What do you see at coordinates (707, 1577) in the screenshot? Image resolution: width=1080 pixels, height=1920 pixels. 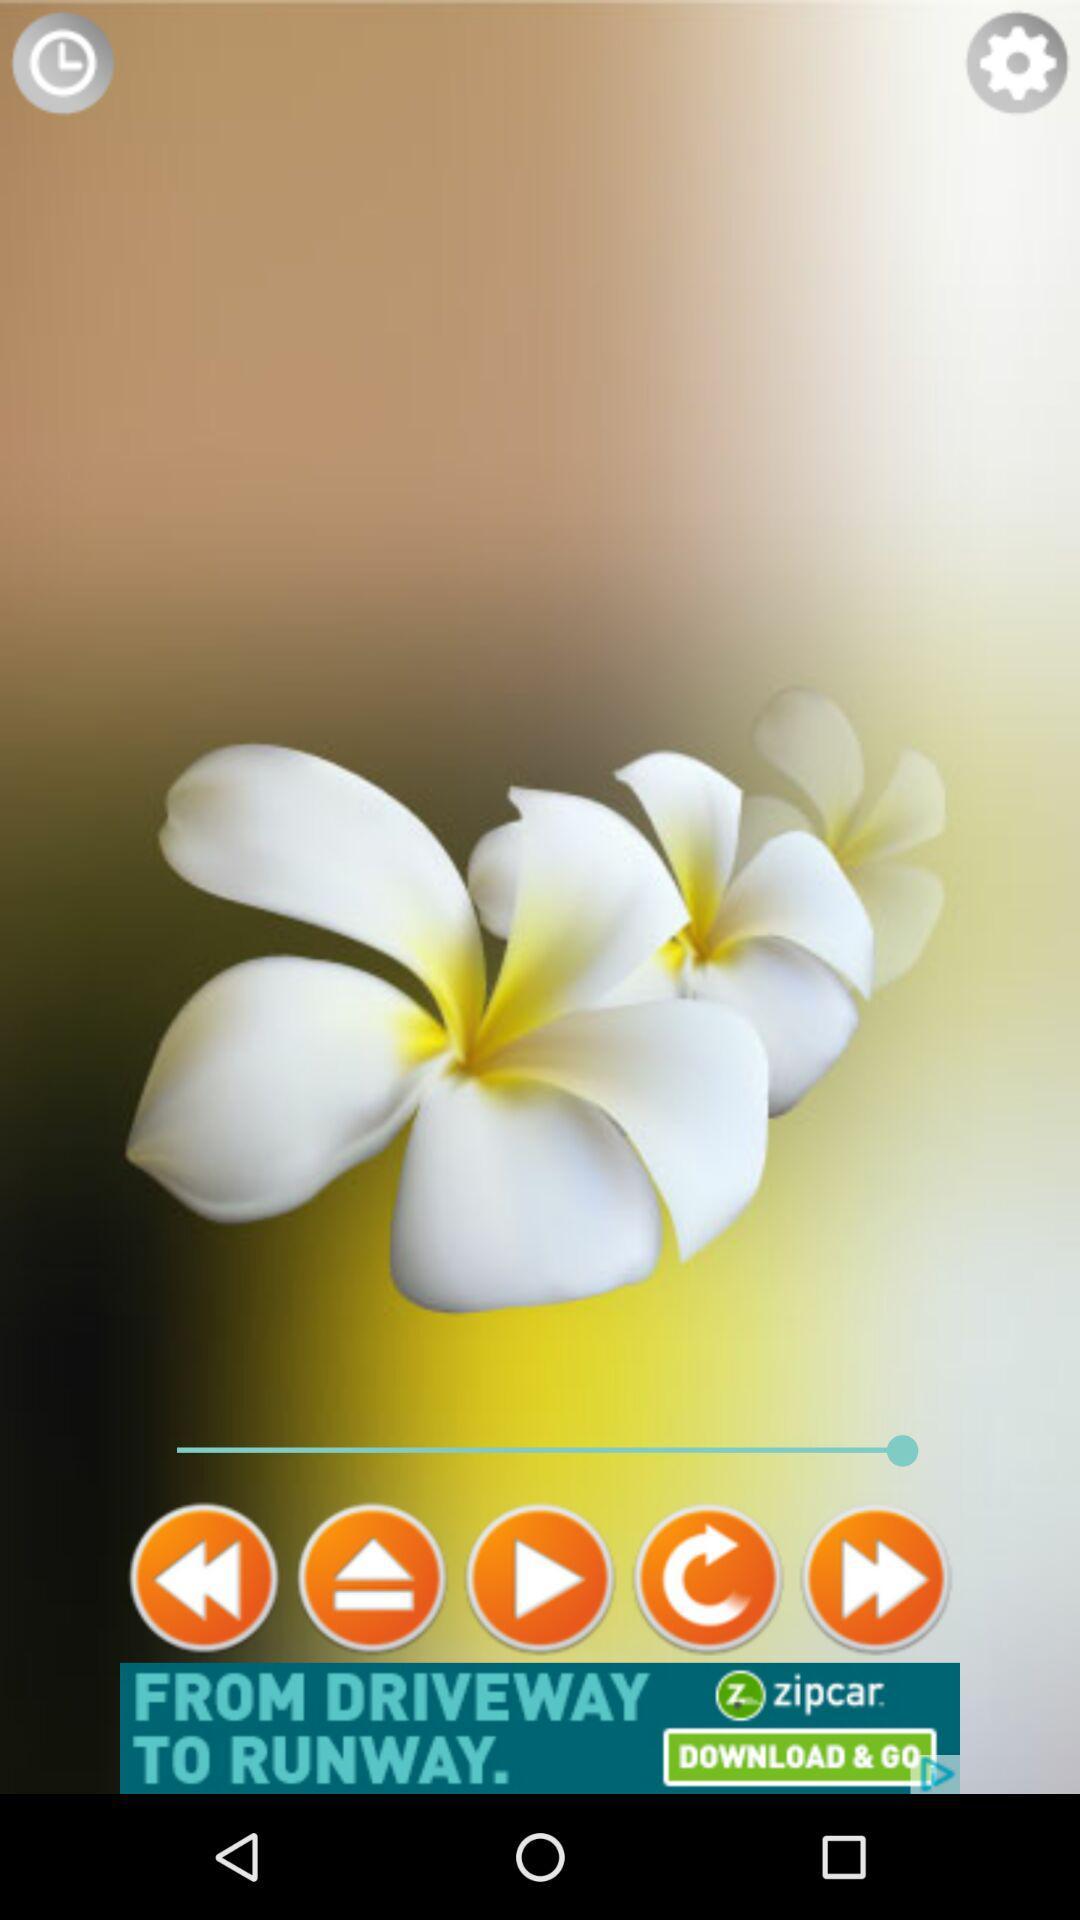 I see `previous` at bounding box center [707, 1577].